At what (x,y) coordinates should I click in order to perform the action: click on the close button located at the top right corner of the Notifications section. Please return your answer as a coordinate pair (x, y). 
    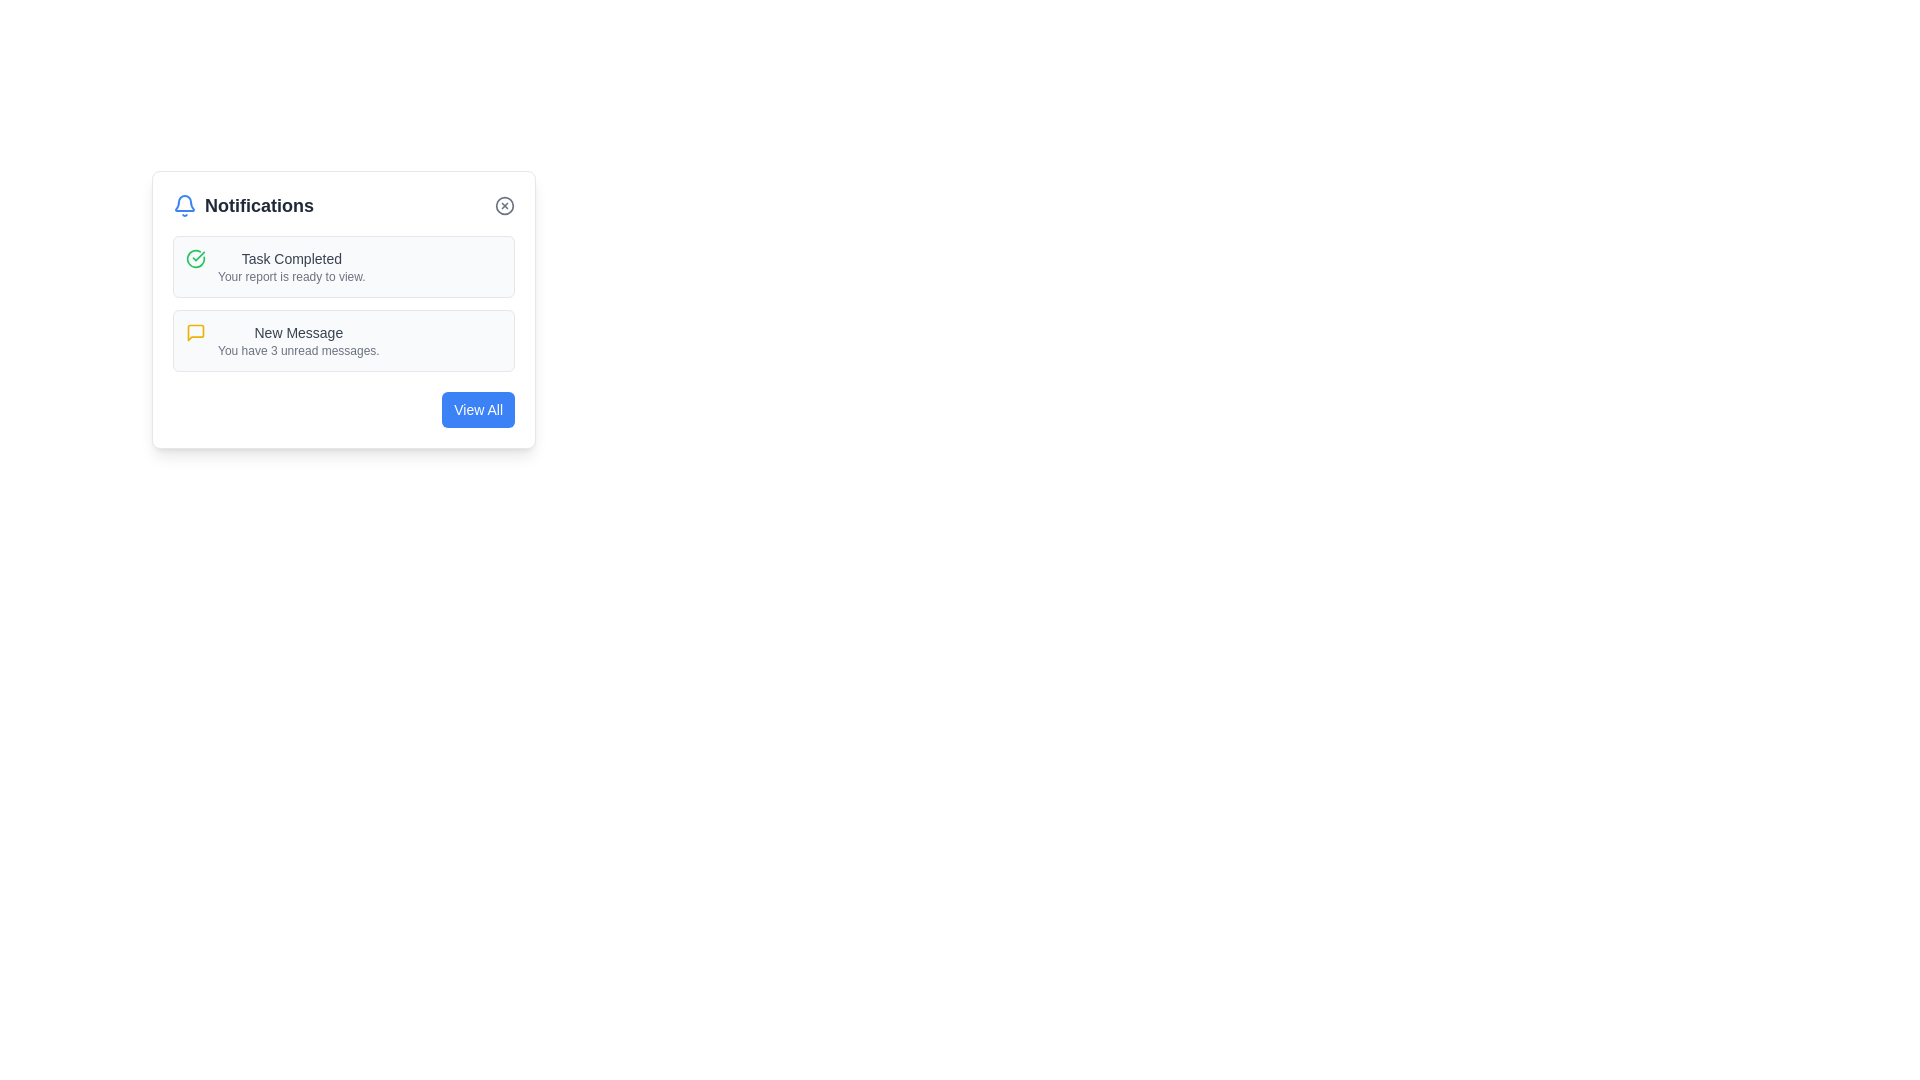
    Looking at the image, I should click on (504, 205).